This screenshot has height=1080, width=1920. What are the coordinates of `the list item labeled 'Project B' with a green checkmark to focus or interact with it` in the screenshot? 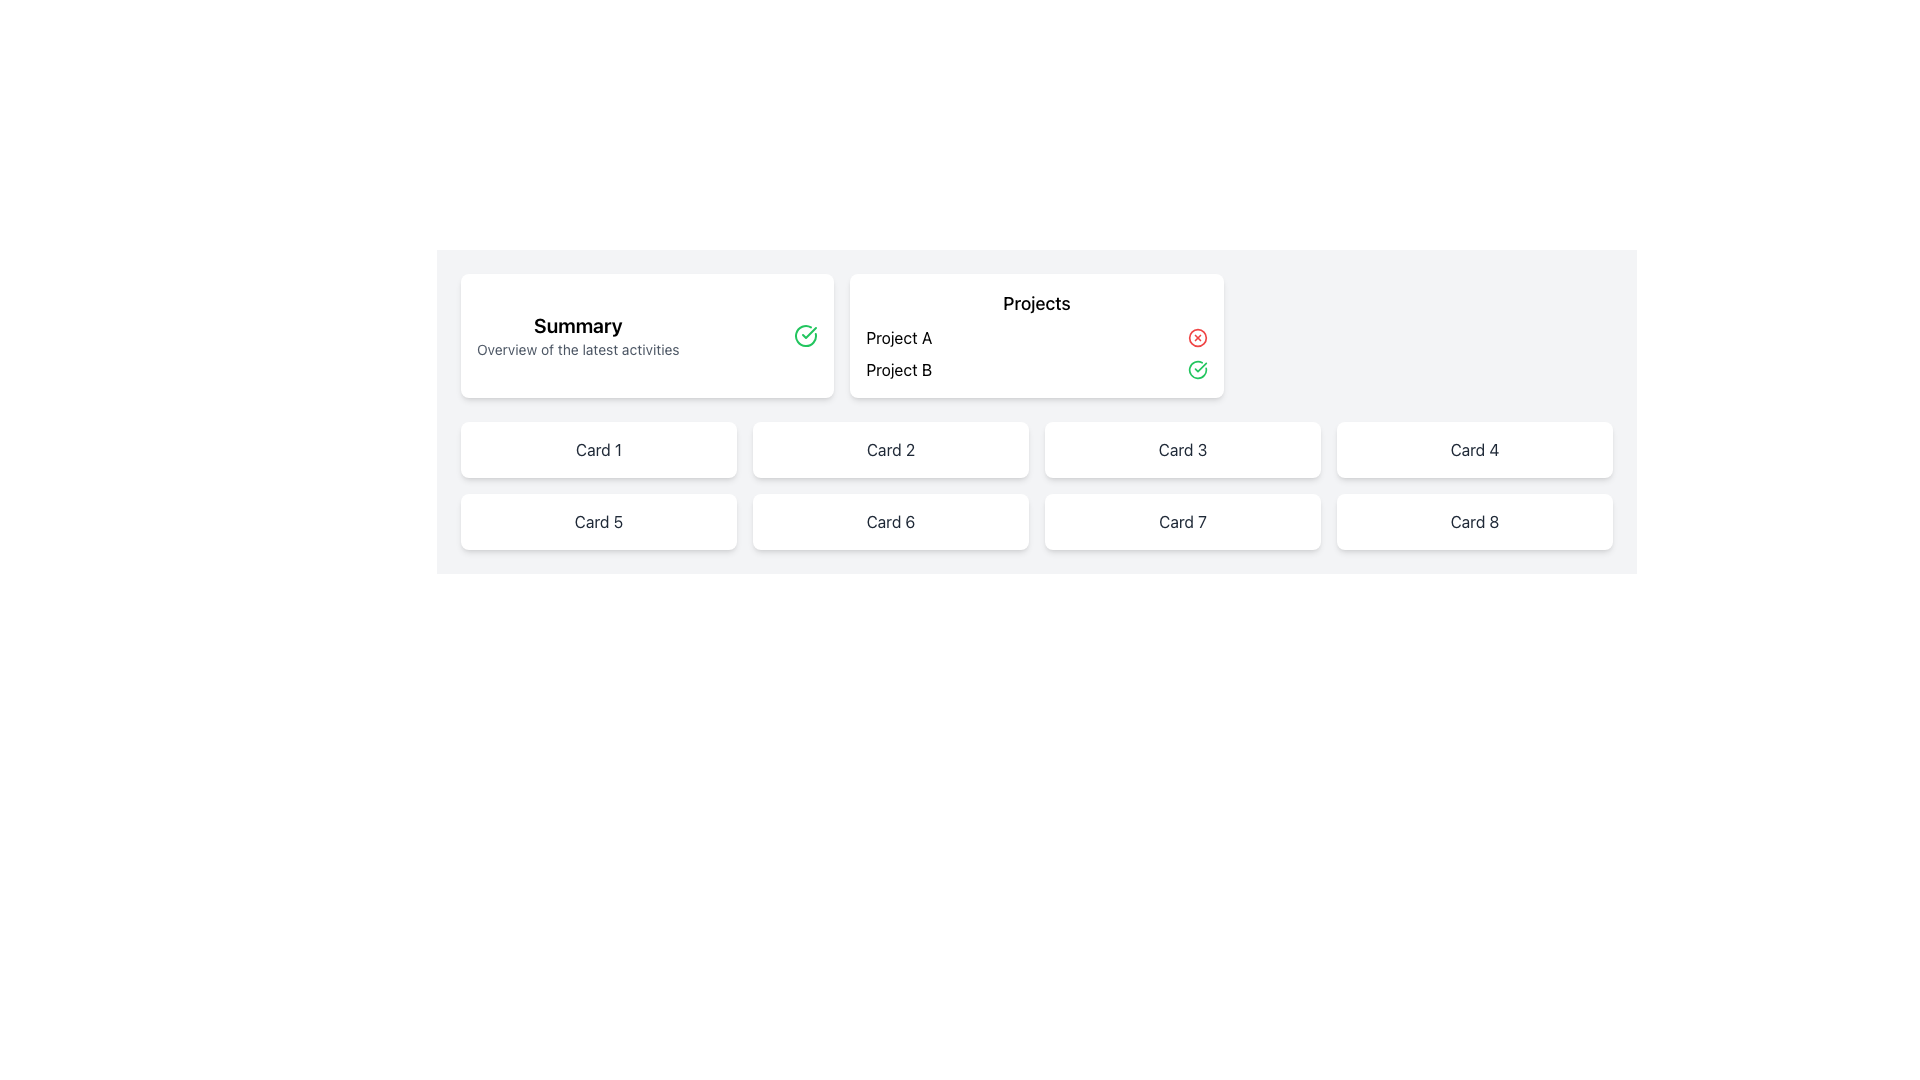 It's located at (1036, 370).